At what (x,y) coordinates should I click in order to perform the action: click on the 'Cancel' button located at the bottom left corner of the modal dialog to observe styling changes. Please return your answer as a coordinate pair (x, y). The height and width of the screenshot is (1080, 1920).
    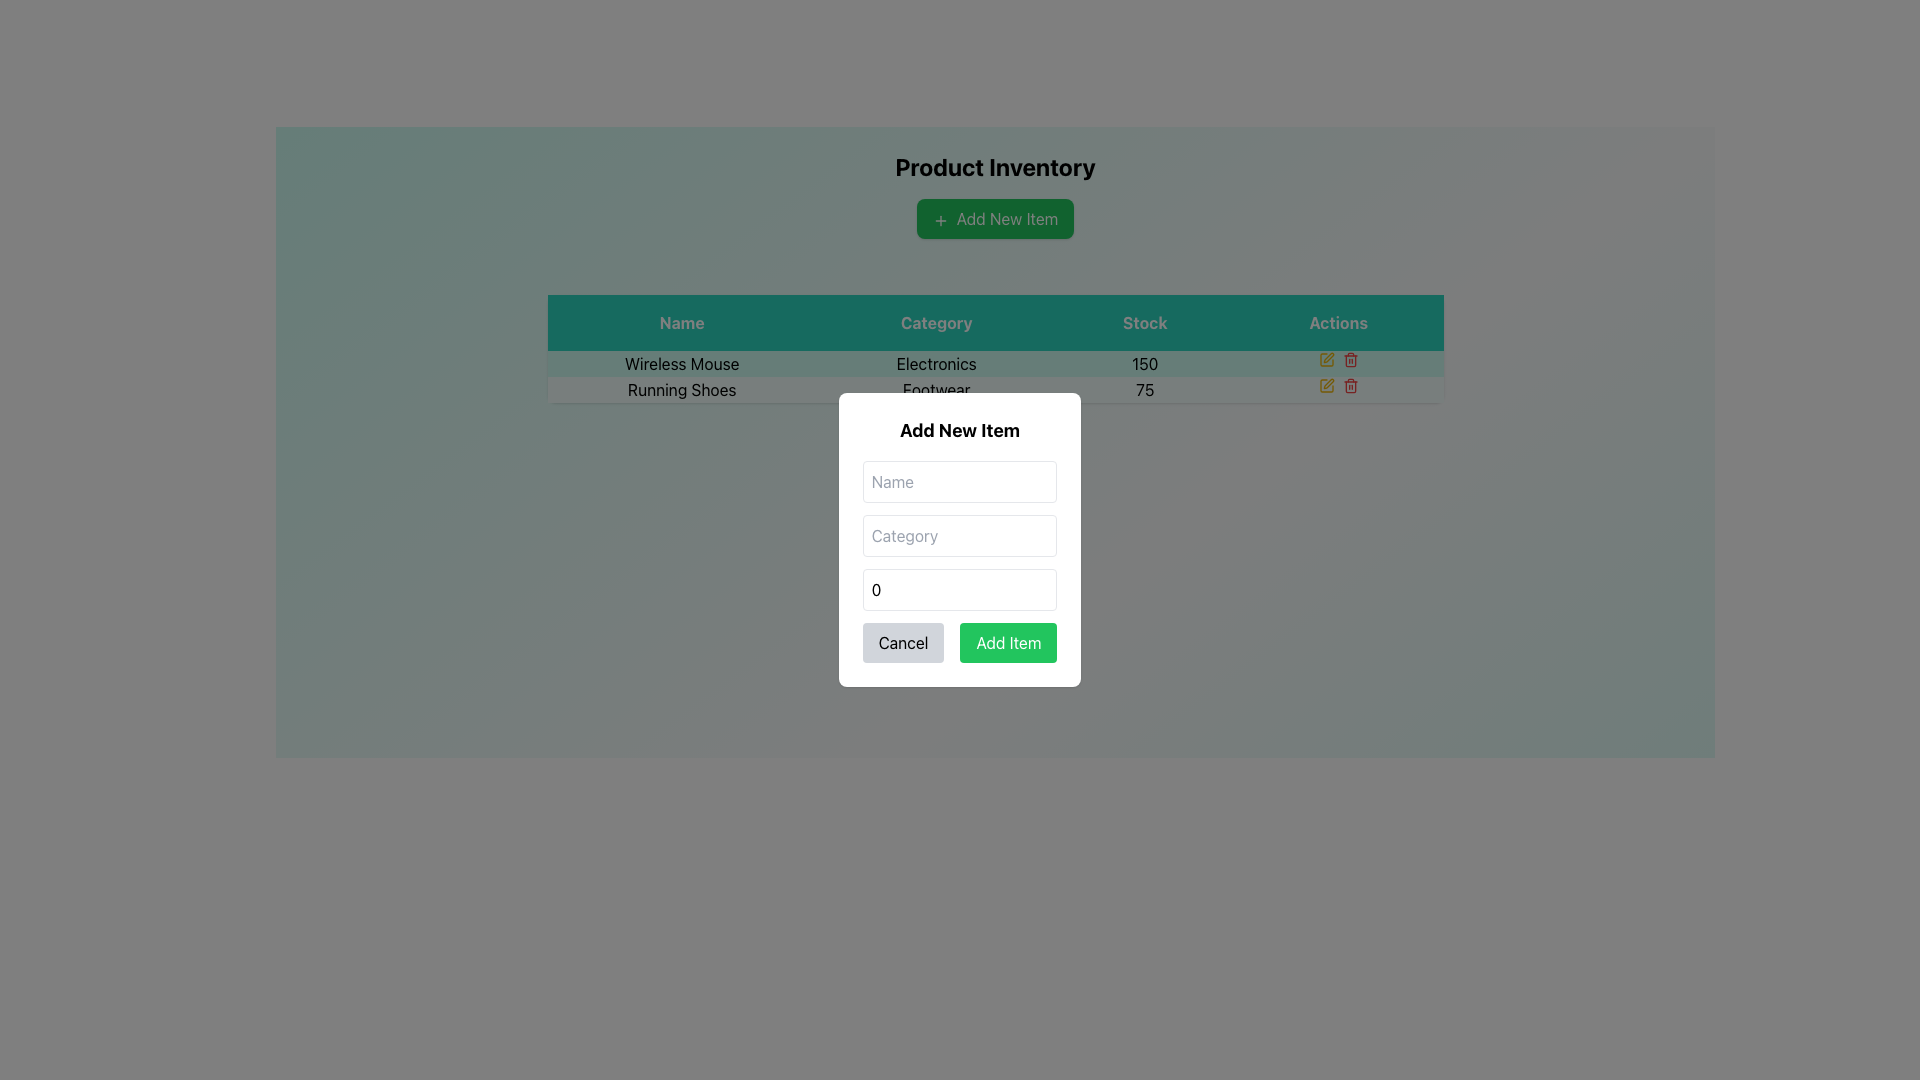
    Looking at the image, I should click on (902, 643).